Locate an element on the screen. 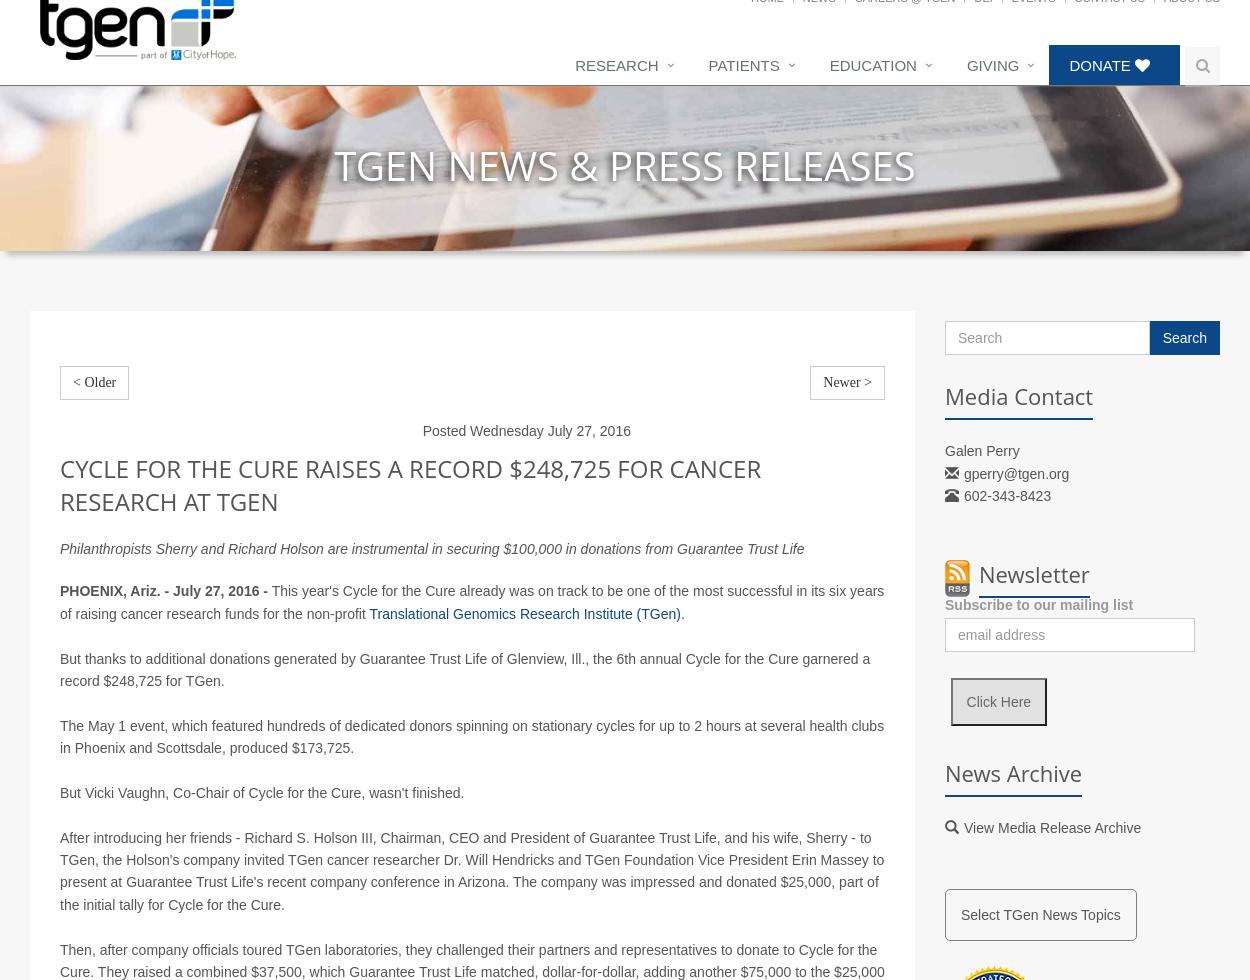 The height and width of the screenshot is (980, 1250). 'Education' is located at coordinates (871, 87).